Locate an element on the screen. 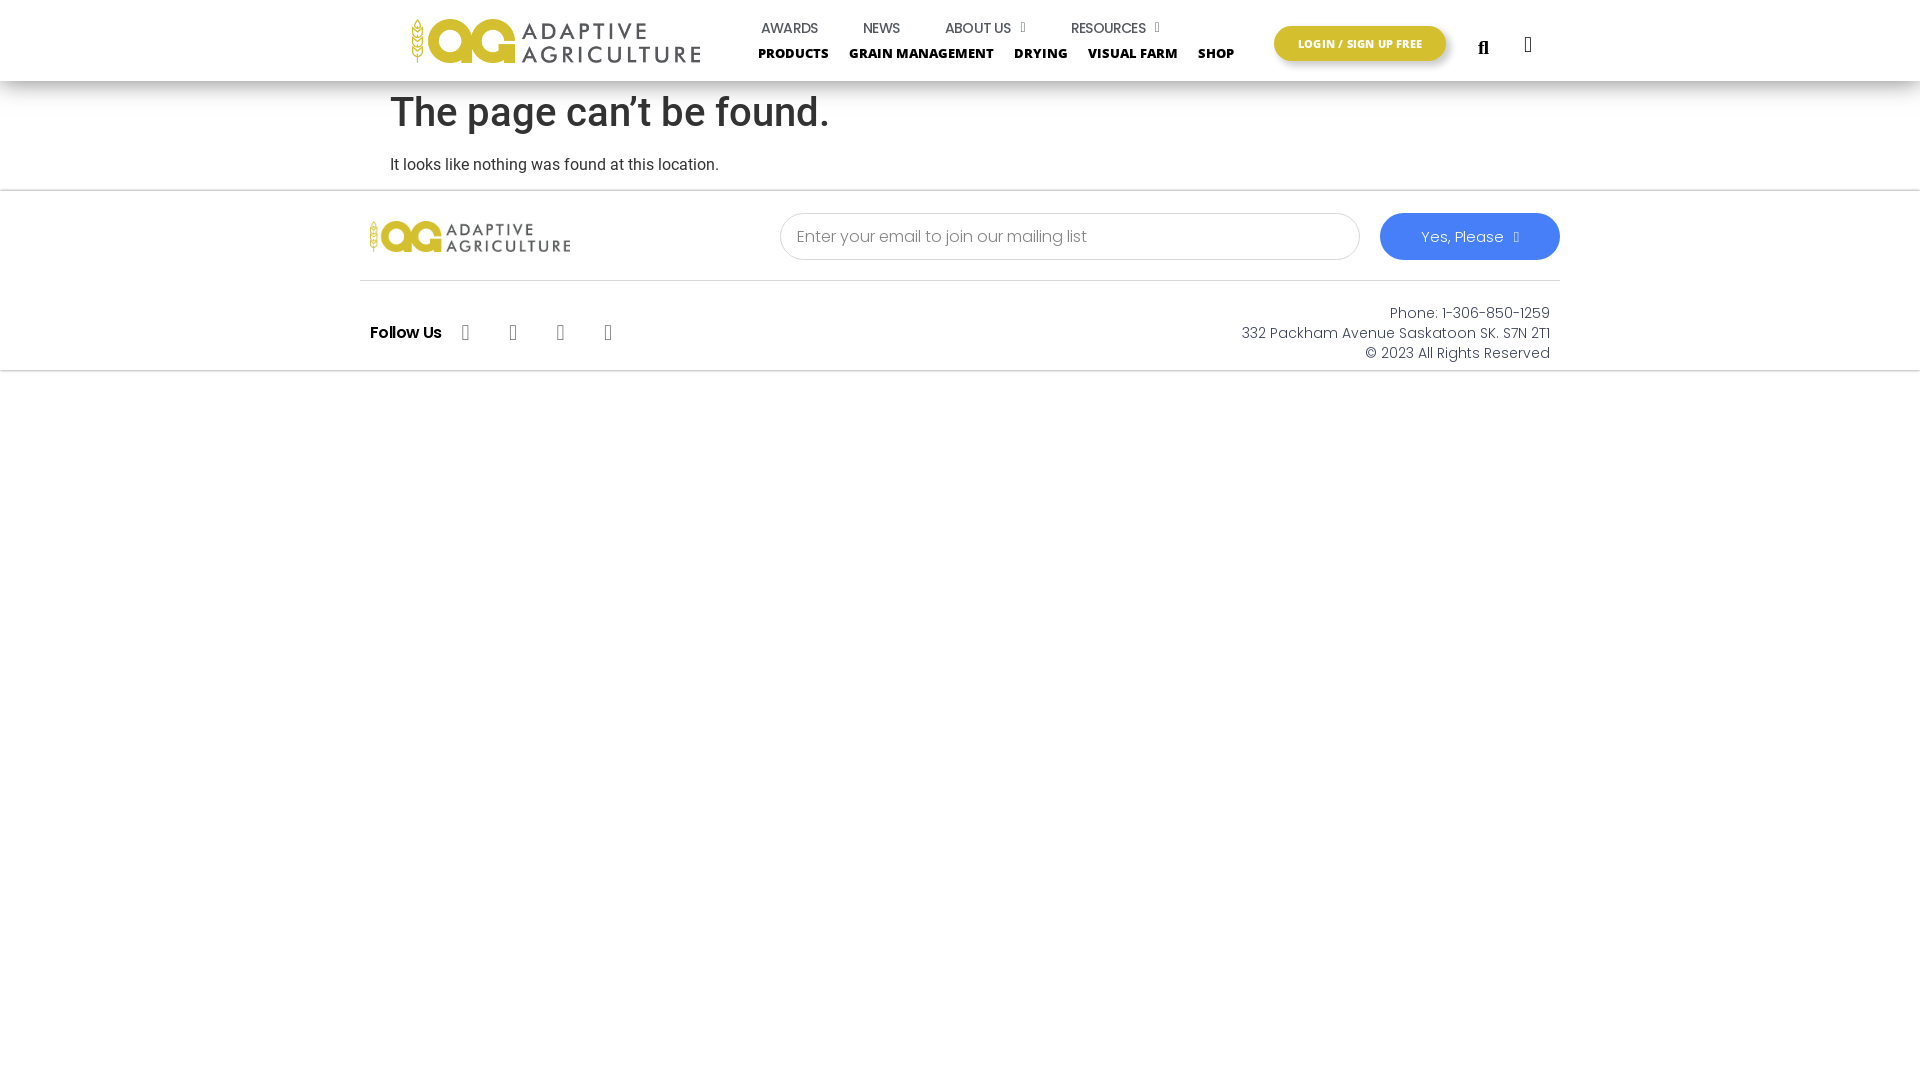 The height and width of the screenshot is (1080, 1920). 'SHOP' is located at coordinates (1229, 51).